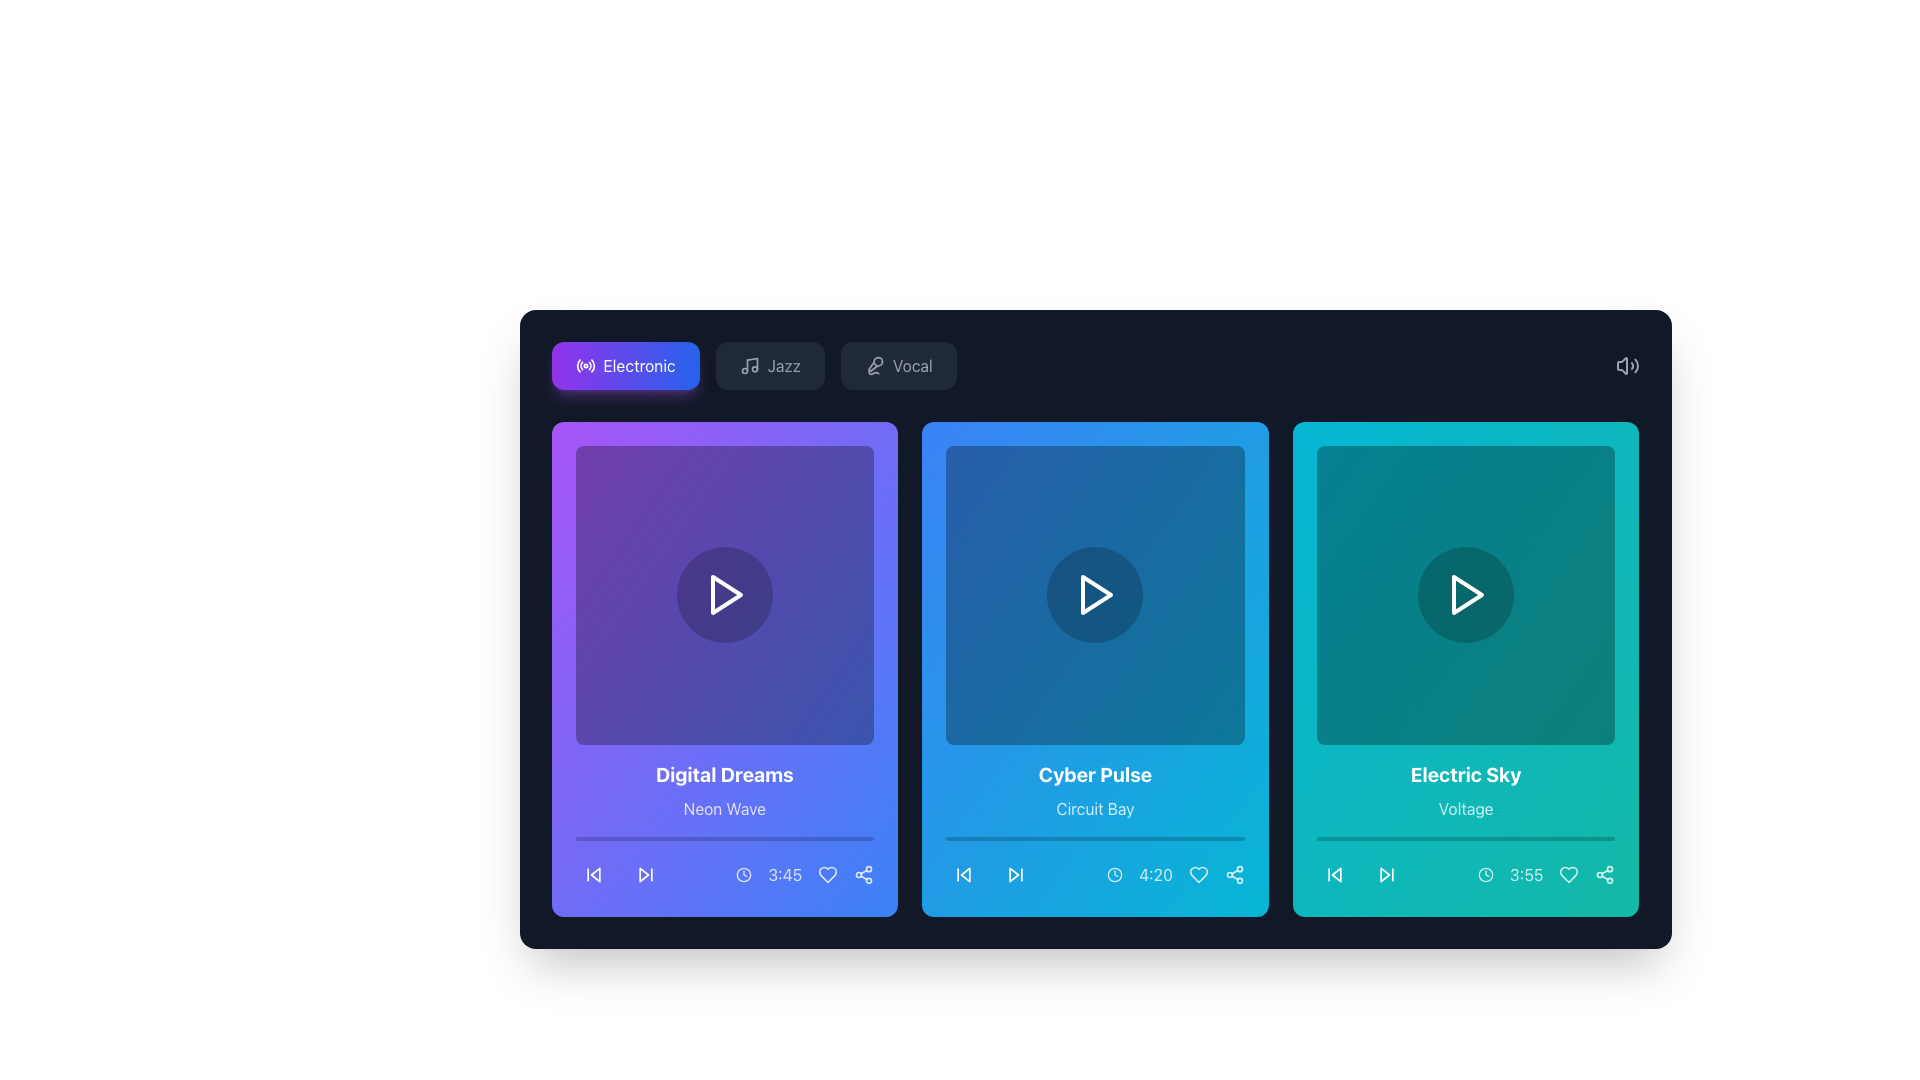 This screenshot has height=1080, width=1920. I want to click on the Music item card titled 'Digital Dreams' which has a play button in the center and metadata below it, to trigger a visual effect, so click(723, 669).